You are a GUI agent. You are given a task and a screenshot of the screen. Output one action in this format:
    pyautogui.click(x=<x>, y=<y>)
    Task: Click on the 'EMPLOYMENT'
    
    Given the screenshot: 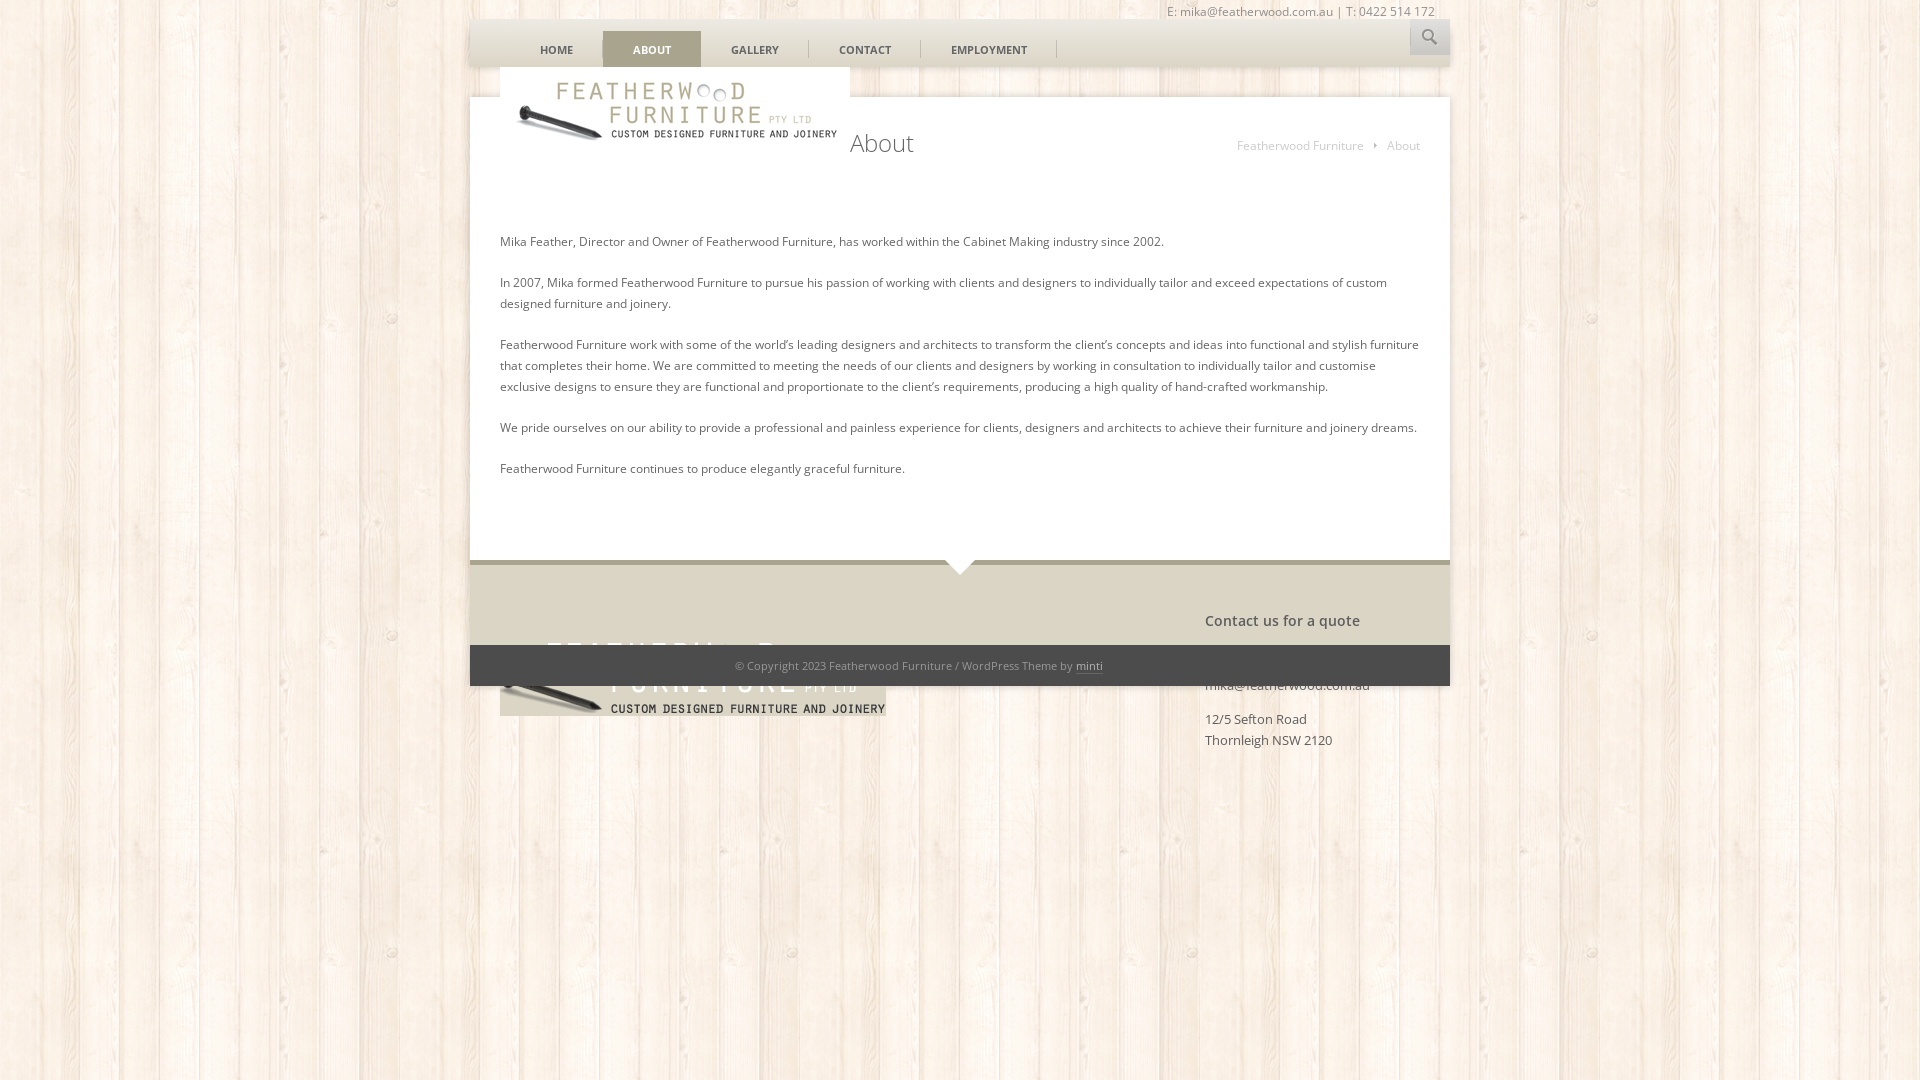 What is the action you would take?
    pyautogui.click(x=988, y=48)
    